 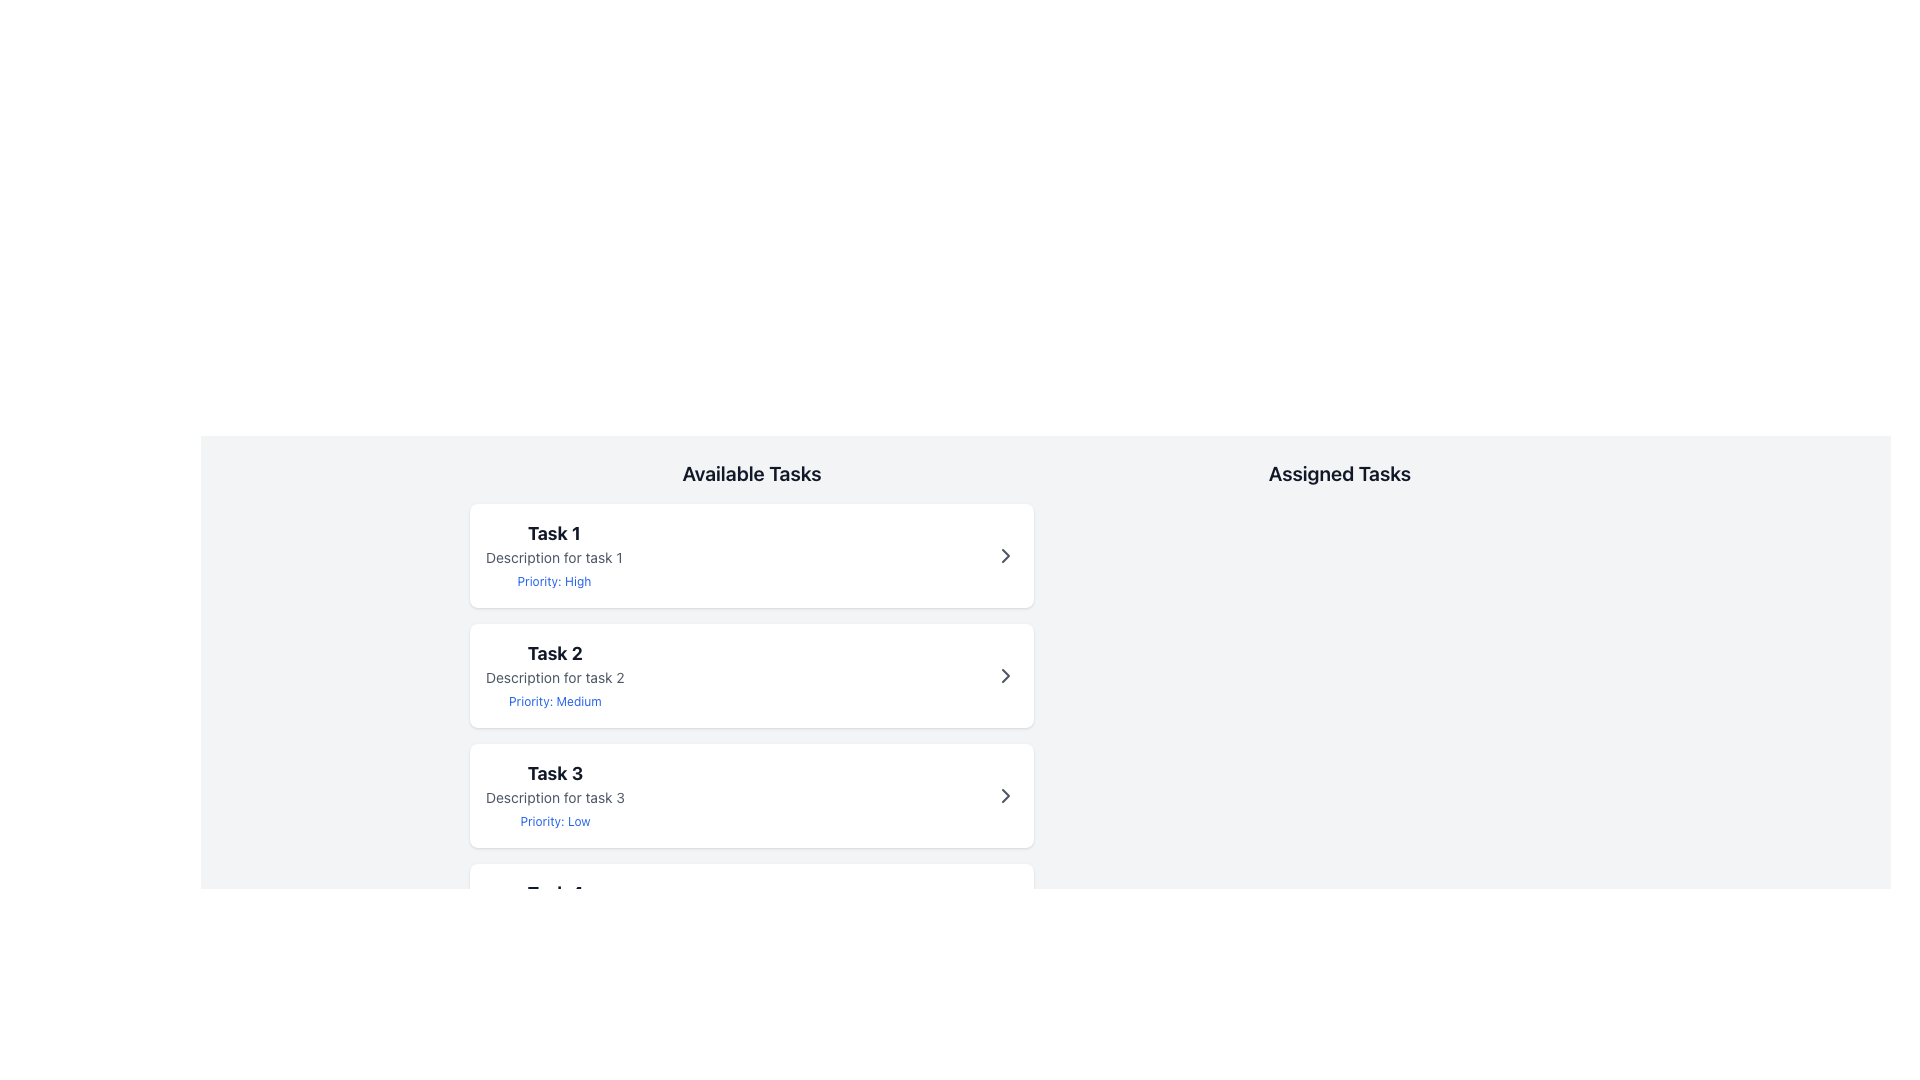 What do you see at coordinates (751, 474) in the screenshot?
I see `text label 'Available Tasks' which is styled in bold and located at the top of the task management section` at bounding box center [751, 474].